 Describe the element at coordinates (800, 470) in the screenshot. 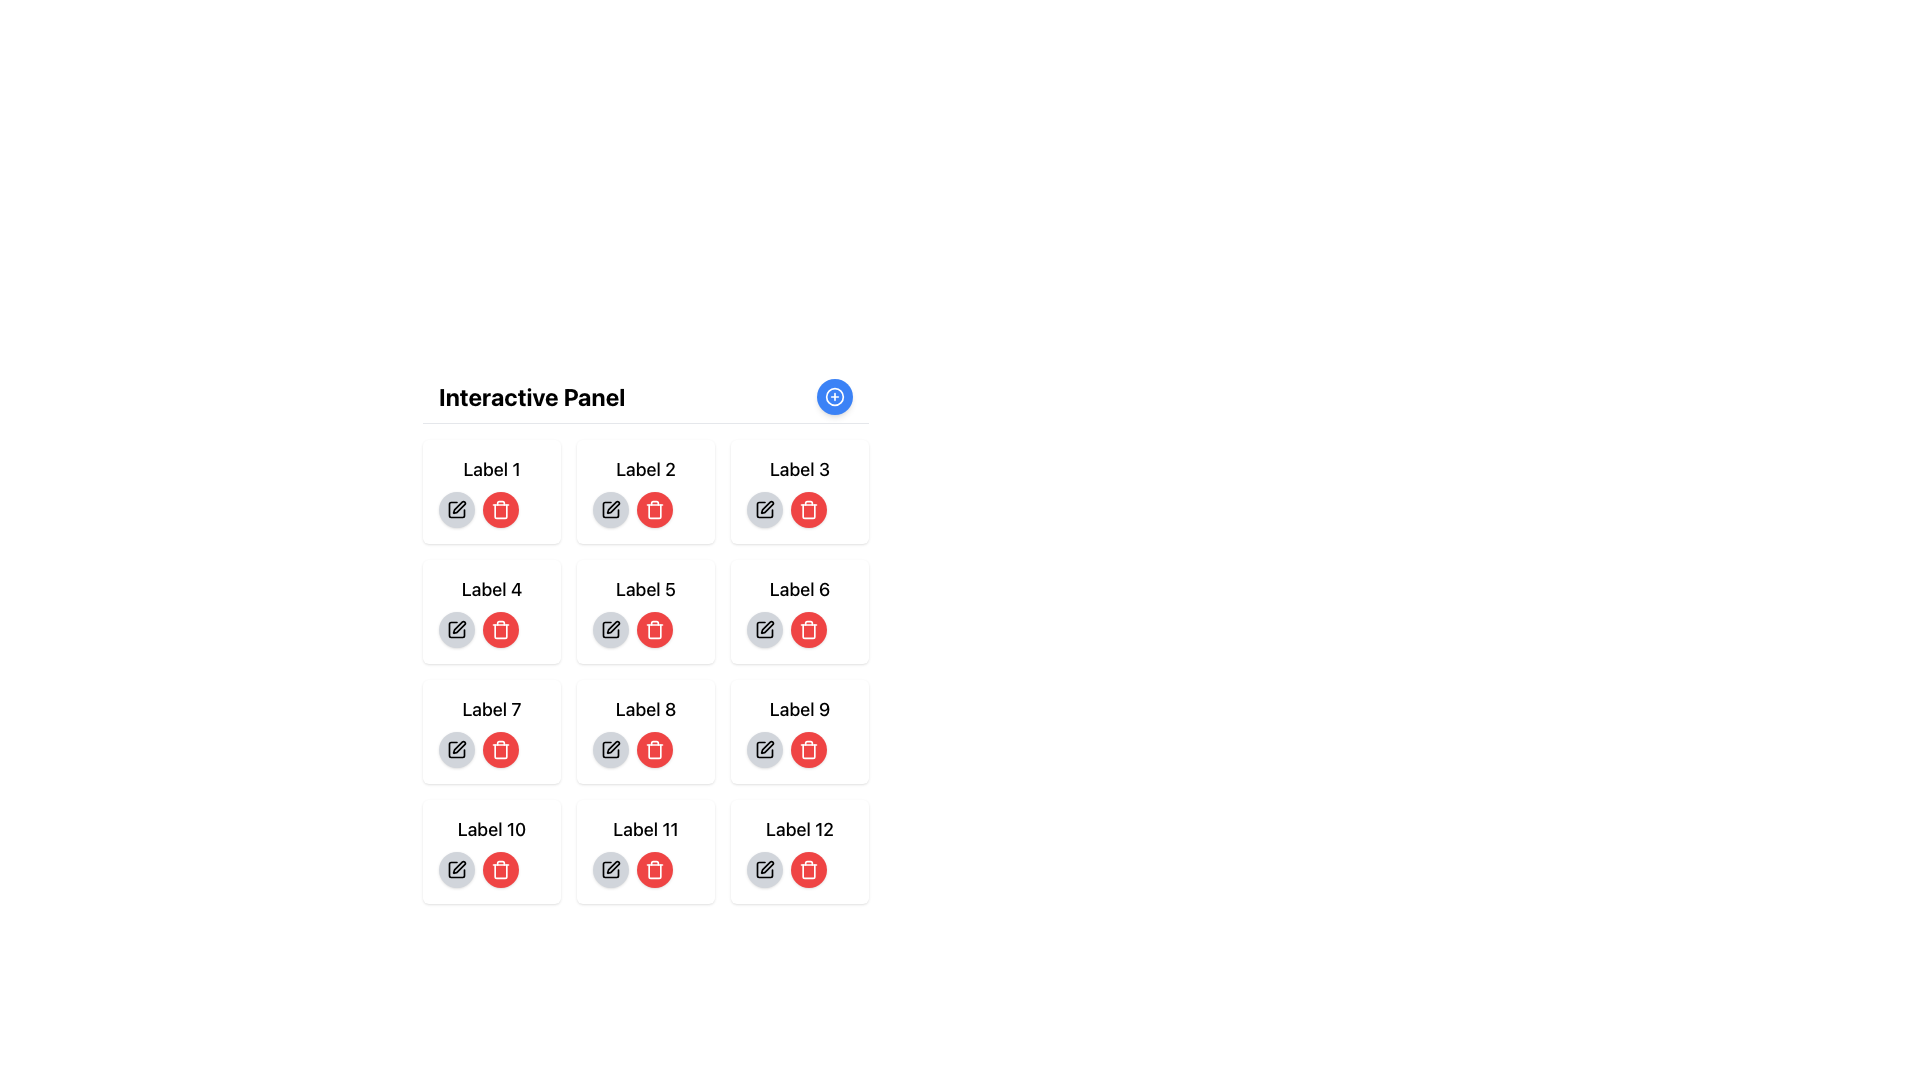

I see `the static text label displaying 'Label 3', which is located in the second row and third column of the grid layout within the 'Interactive Panel'` at that location.